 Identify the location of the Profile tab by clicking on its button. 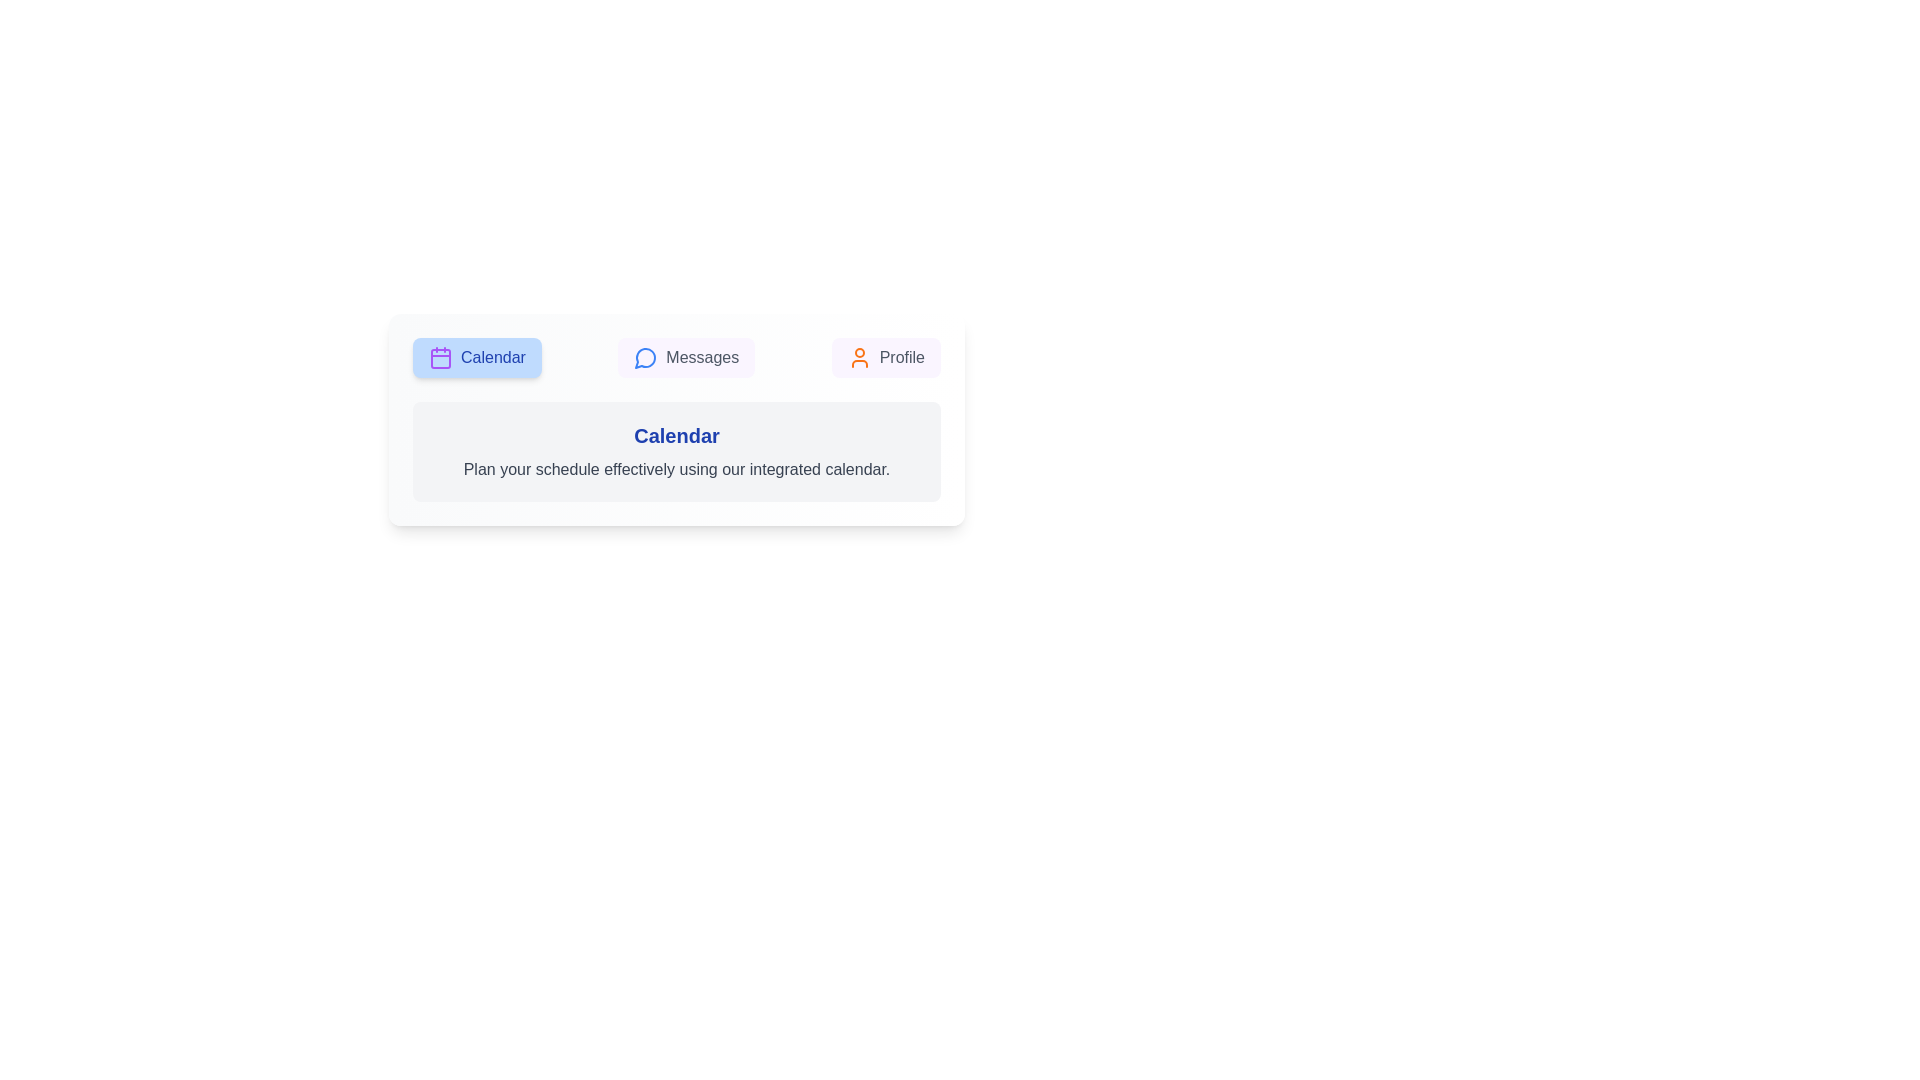
(885, 357).